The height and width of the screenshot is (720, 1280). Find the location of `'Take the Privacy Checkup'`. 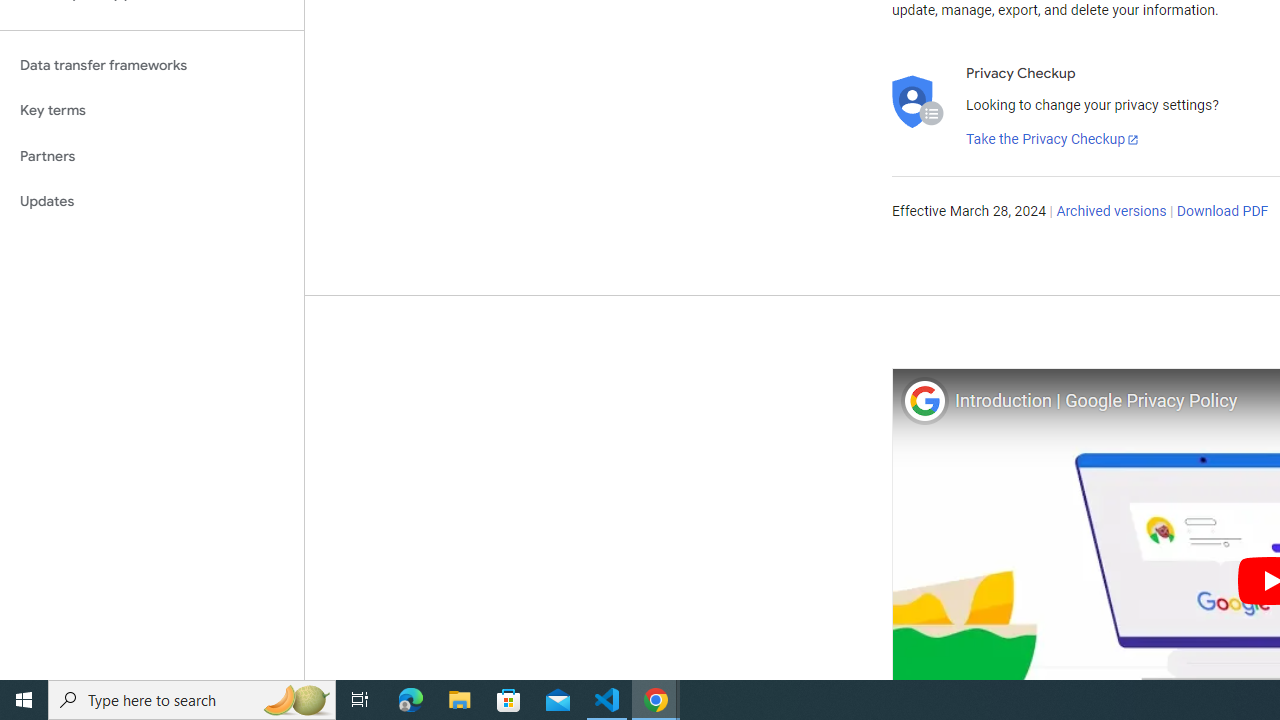

'Take the Privacy Checkup' is located at coordinates (1052, 139).